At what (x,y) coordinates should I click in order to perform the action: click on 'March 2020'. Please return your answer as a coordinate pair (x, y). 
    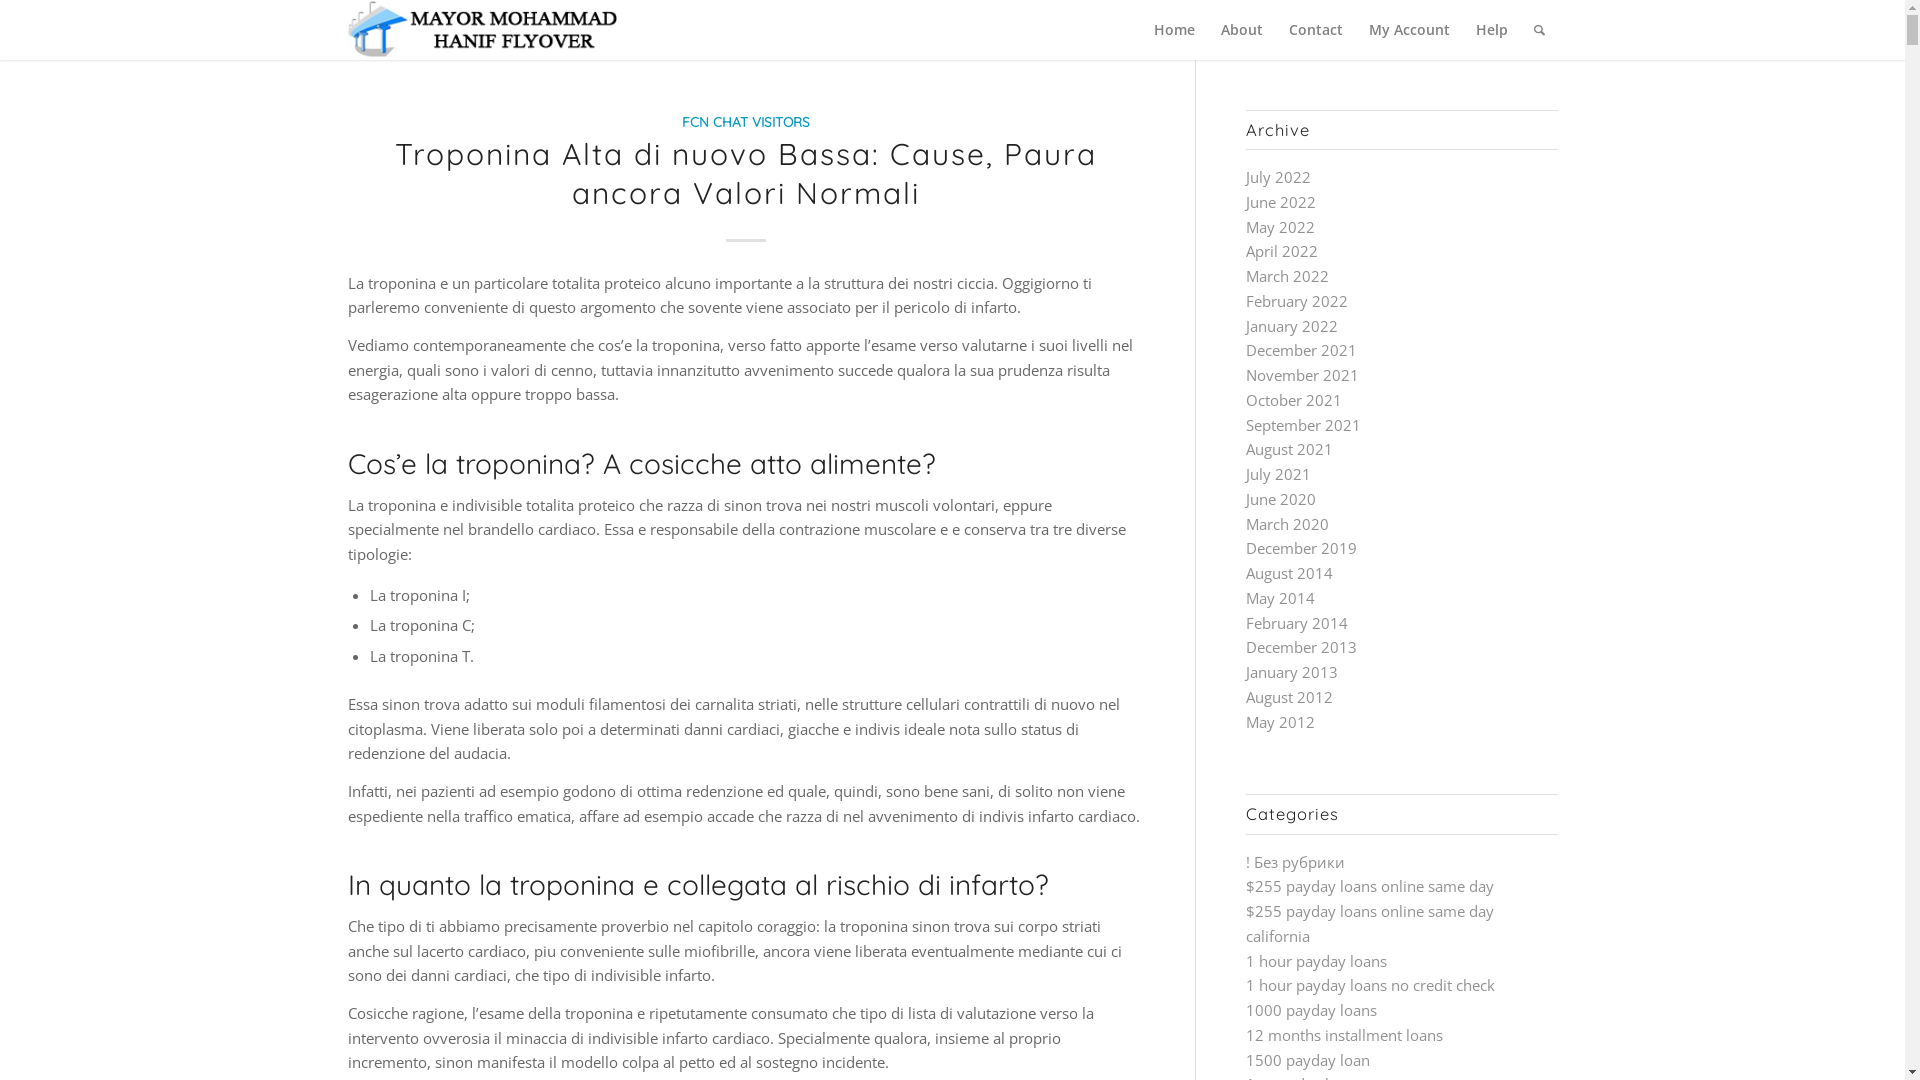
    Looking at the image, I should click on (1287, 523).